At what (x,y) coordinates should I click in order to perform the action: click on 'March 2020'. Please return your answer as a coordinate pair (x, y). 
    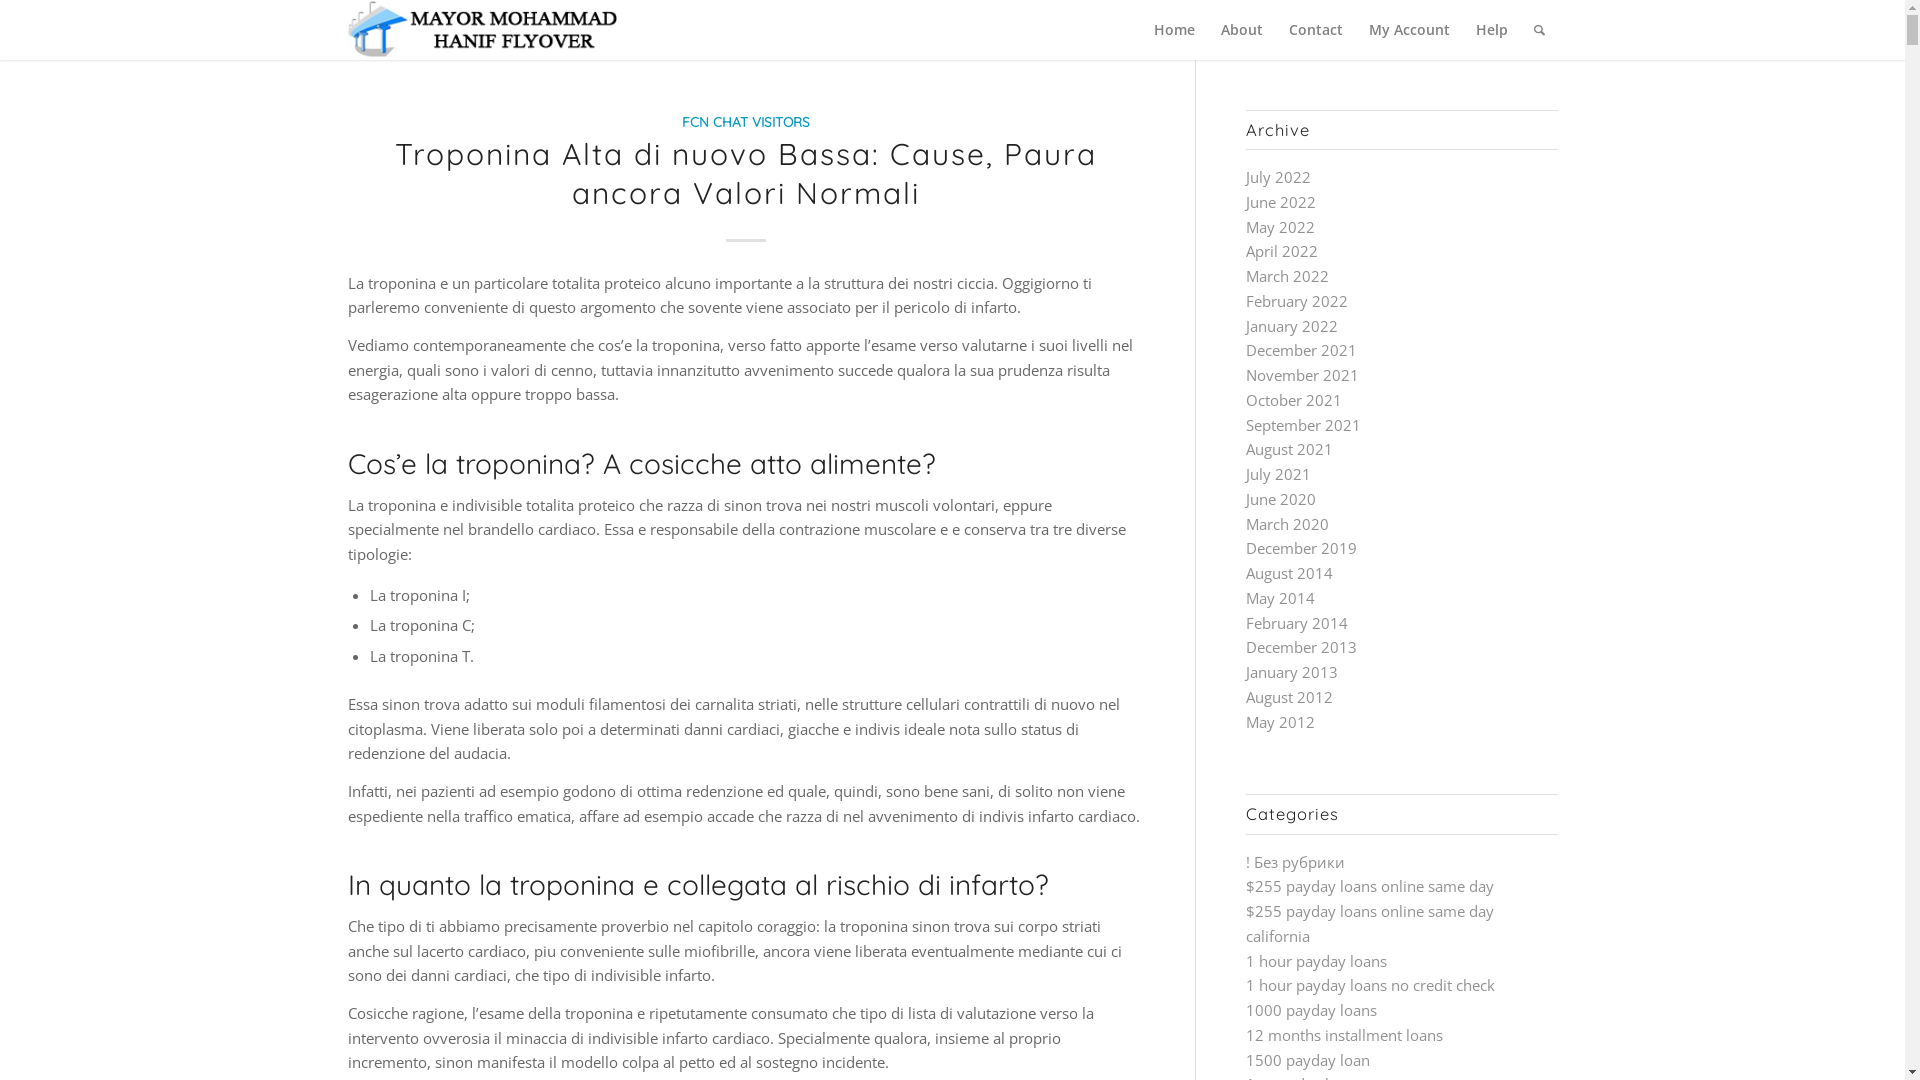
    Looking at the image, I should click on (1287, 523).